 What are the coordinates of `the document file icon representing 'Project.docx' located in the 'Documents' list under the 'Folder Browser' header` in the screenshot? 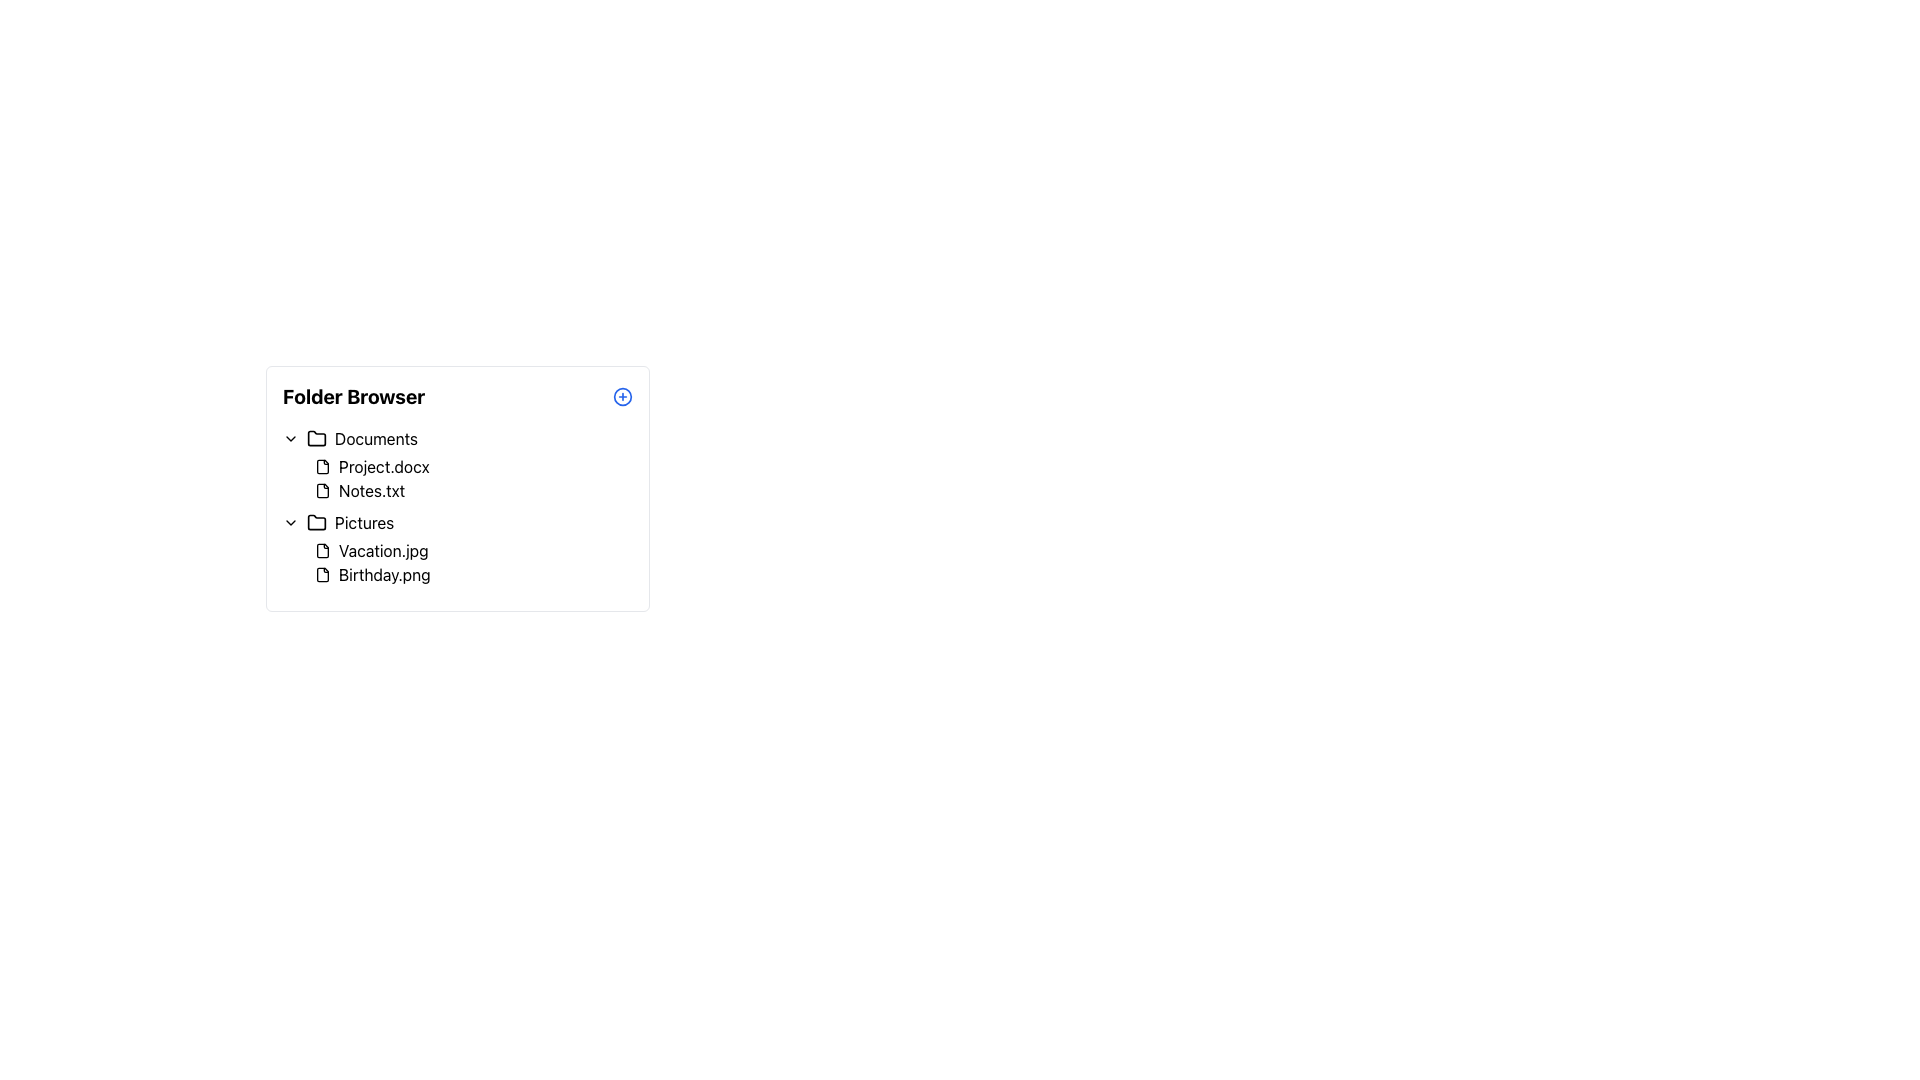 It's located at (322, 466).